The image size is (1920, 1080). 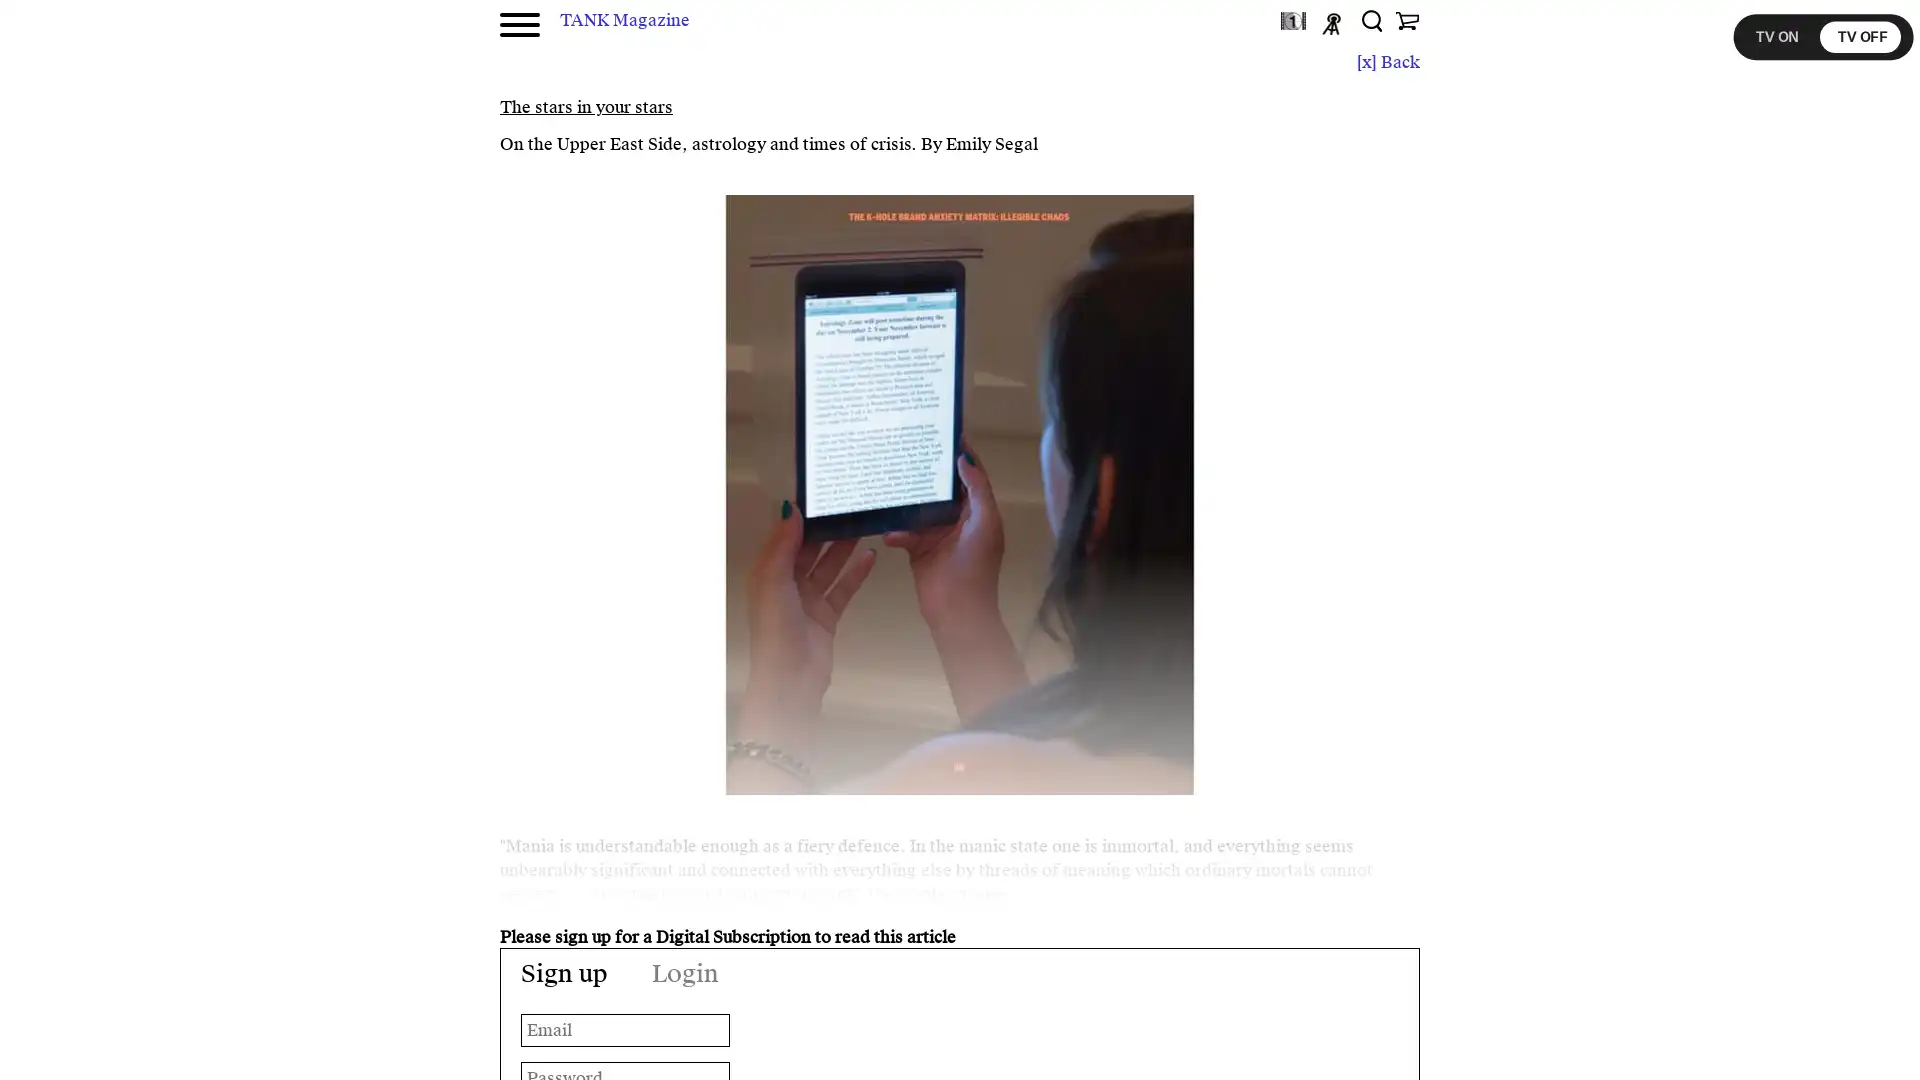 What do you see at coordinates (1371, 20) in the screenshot?
I see `Search` at bounding box center [1371, 20].